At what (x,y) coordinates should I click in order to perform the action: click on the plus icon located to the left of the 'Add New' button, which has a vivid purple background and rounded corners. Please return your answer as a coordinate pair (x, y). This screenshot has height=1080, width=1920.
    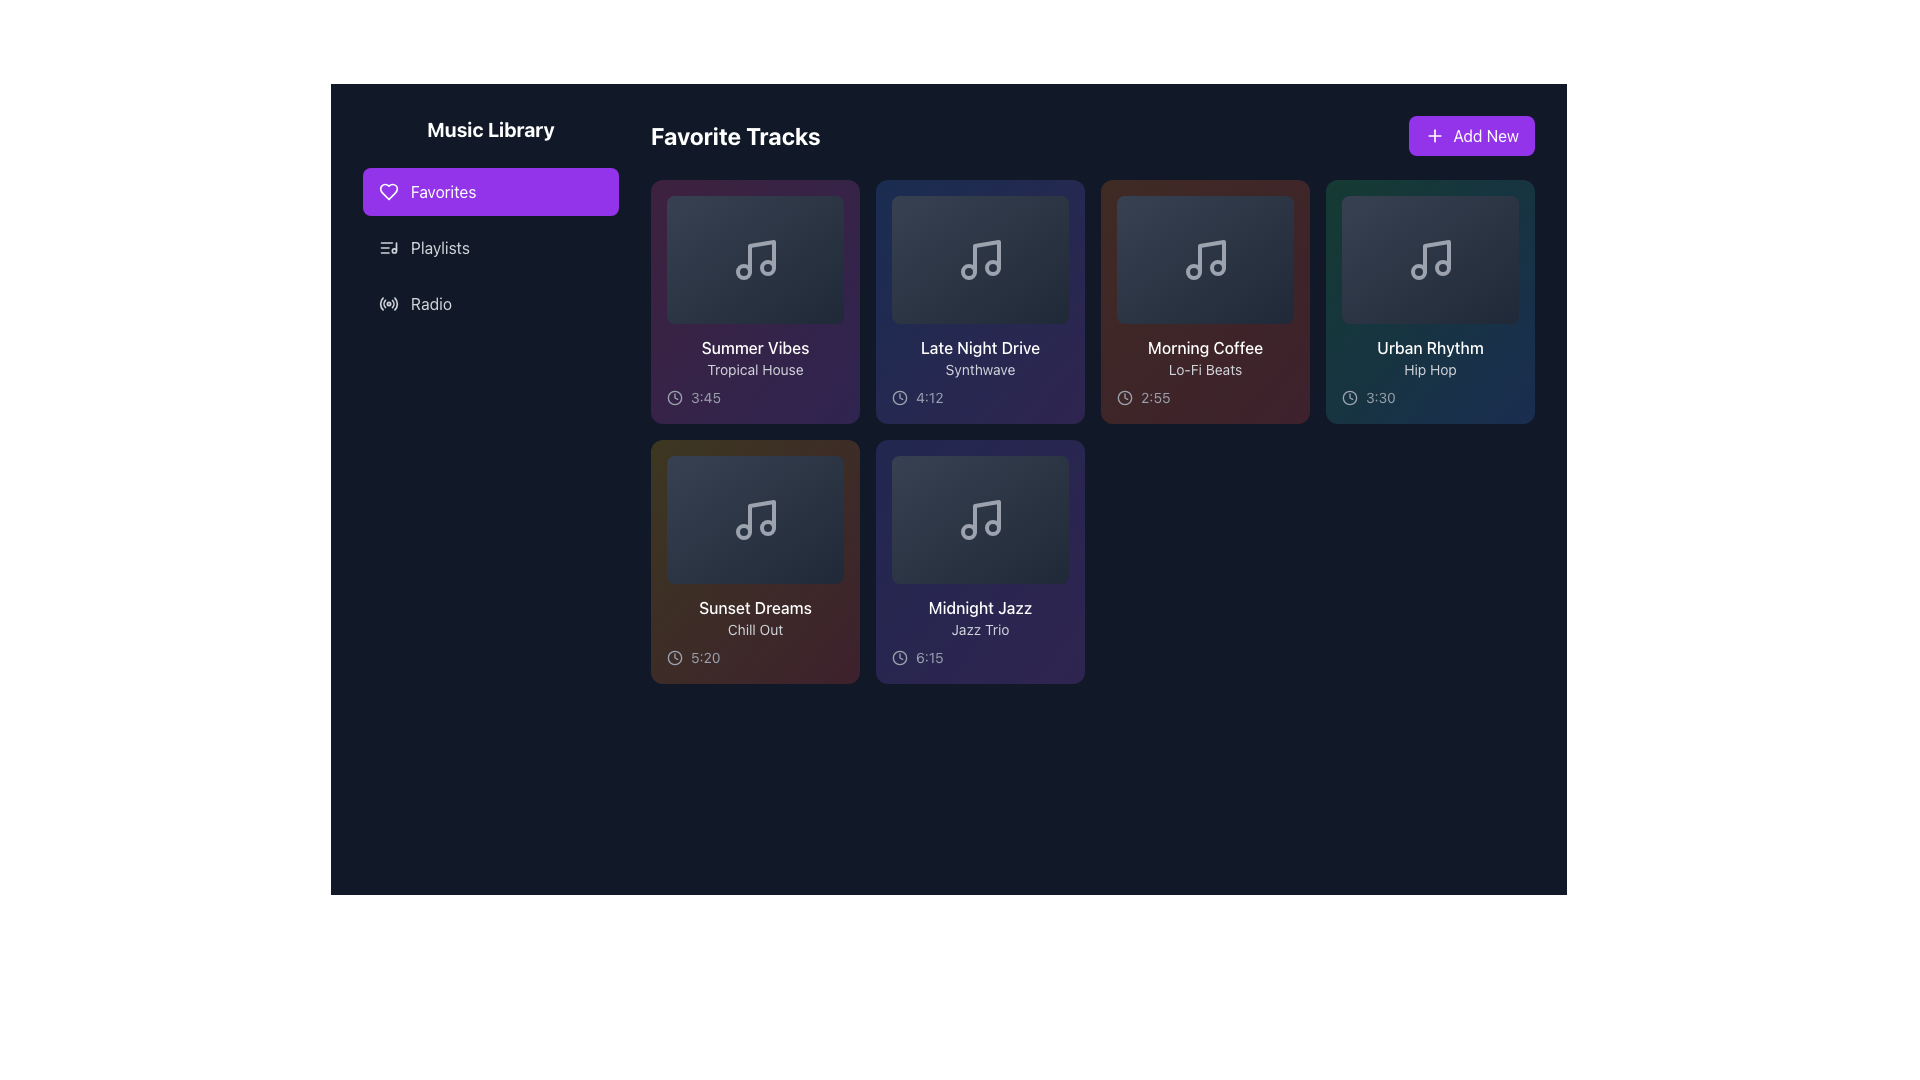
    Looking at the image, I should click on (1434, 135).